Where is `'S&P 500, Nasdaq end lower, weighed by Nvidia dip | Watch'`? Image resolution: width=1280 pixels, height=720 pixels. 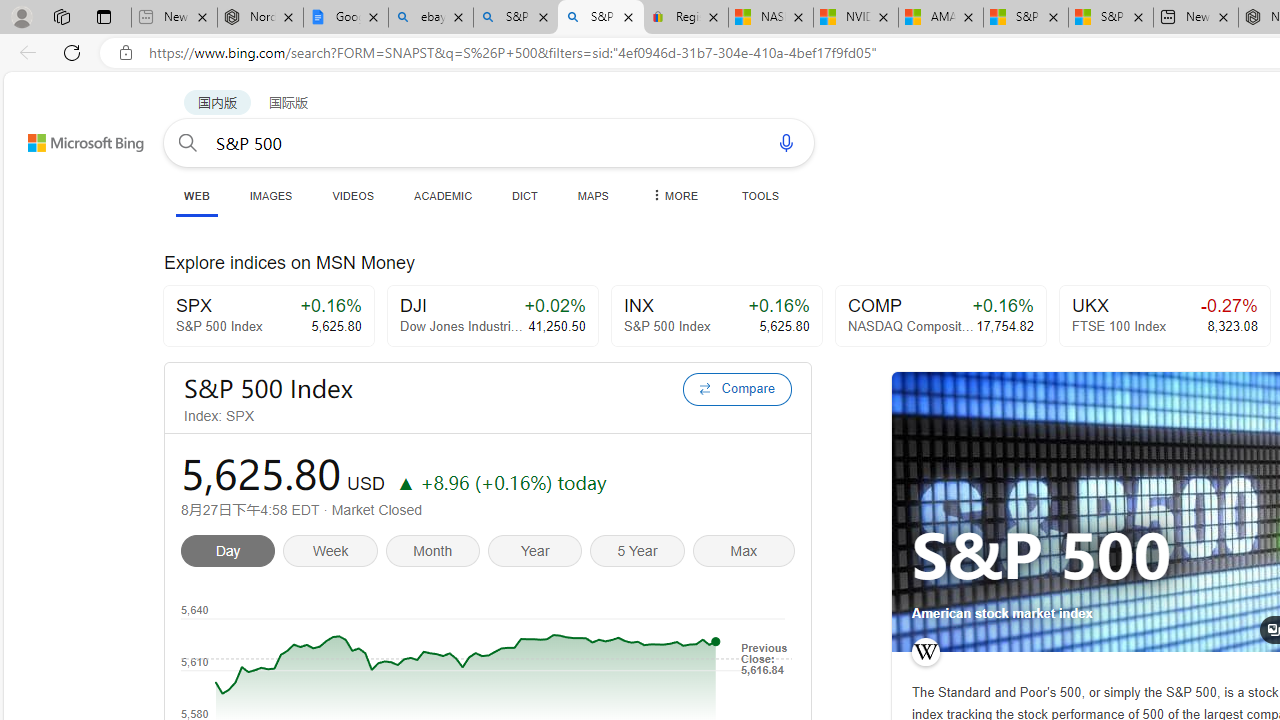 'S&P 500, Nasdaq end lower, weighed by Nvidia dip | Watch' is located at coordinates (1110, 17).